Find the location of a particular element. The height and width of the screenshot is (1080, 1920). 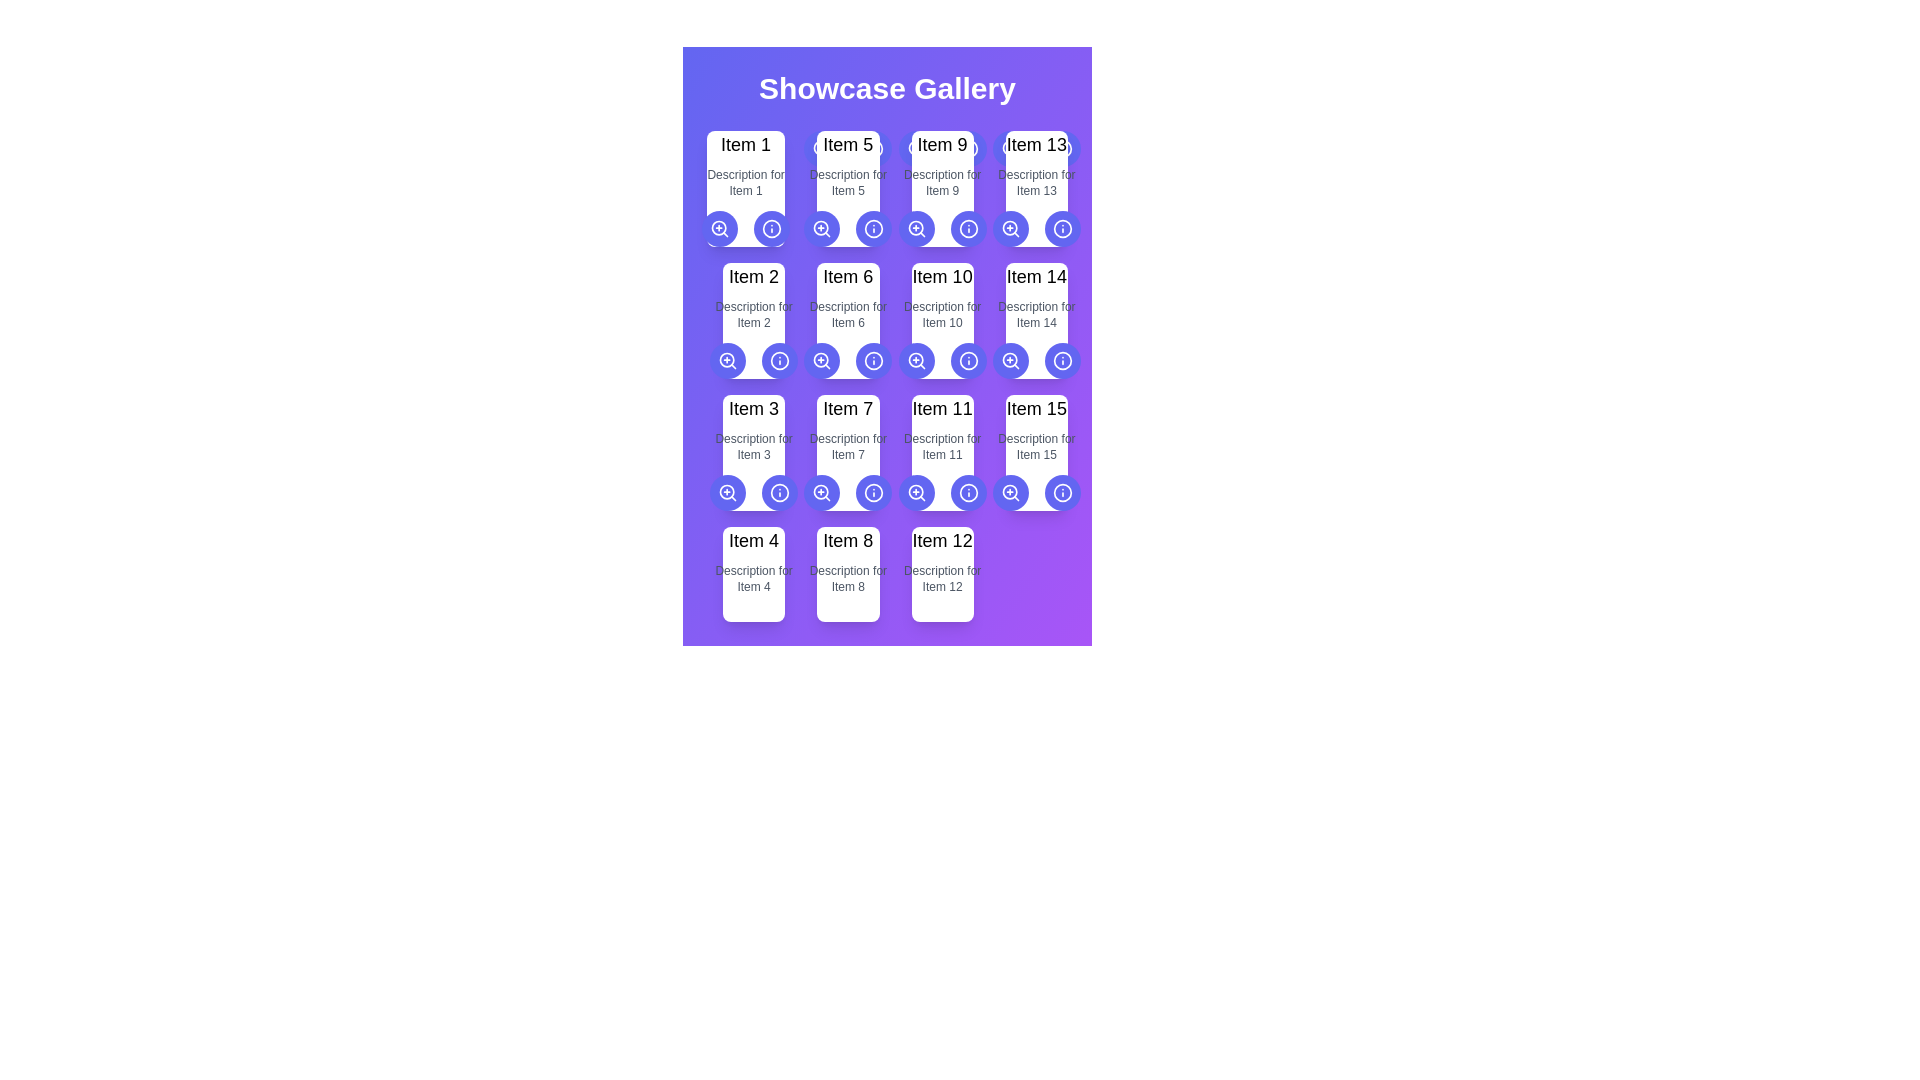

the circular 'info' icon with a blue background and white symbol located in the bottom-right corner of the 'Item 5' cell in the grid layout is located at coordinates (874, 227).